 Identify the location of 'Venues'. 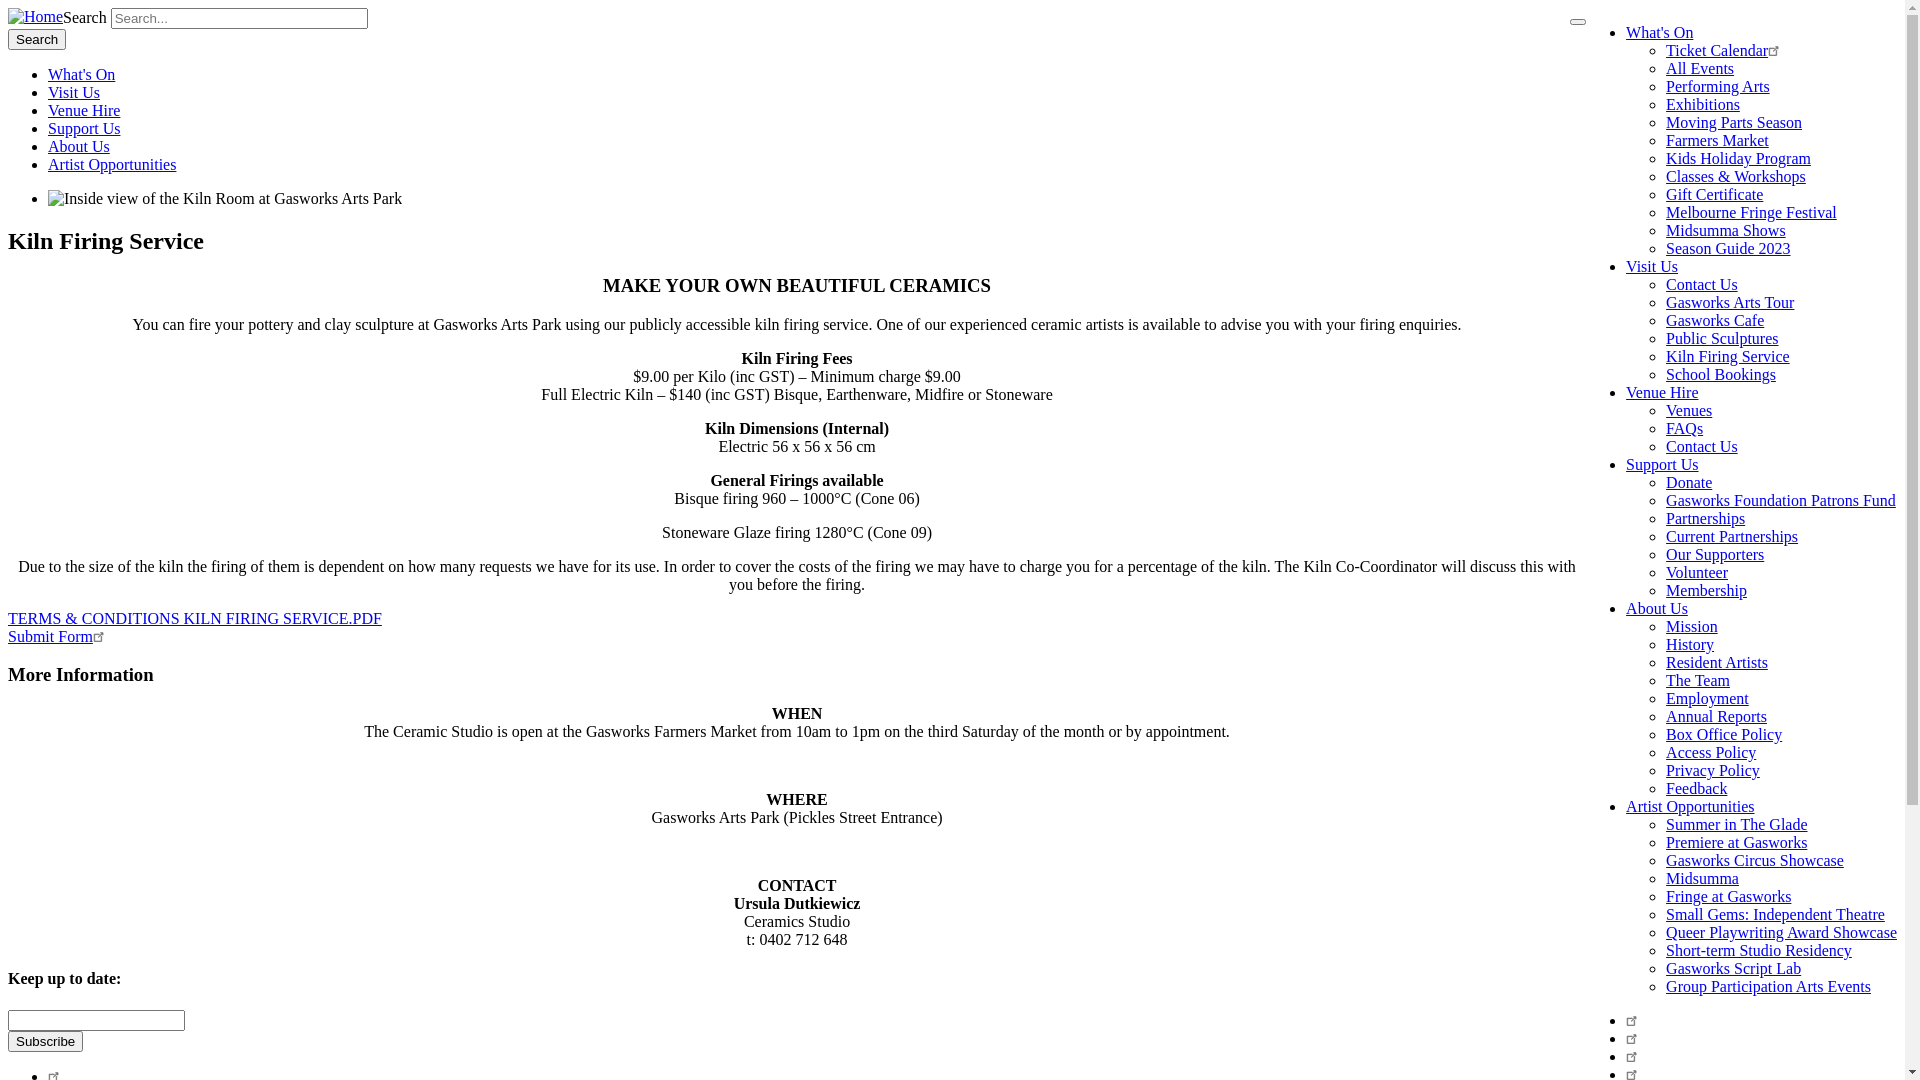
(1688, 409).